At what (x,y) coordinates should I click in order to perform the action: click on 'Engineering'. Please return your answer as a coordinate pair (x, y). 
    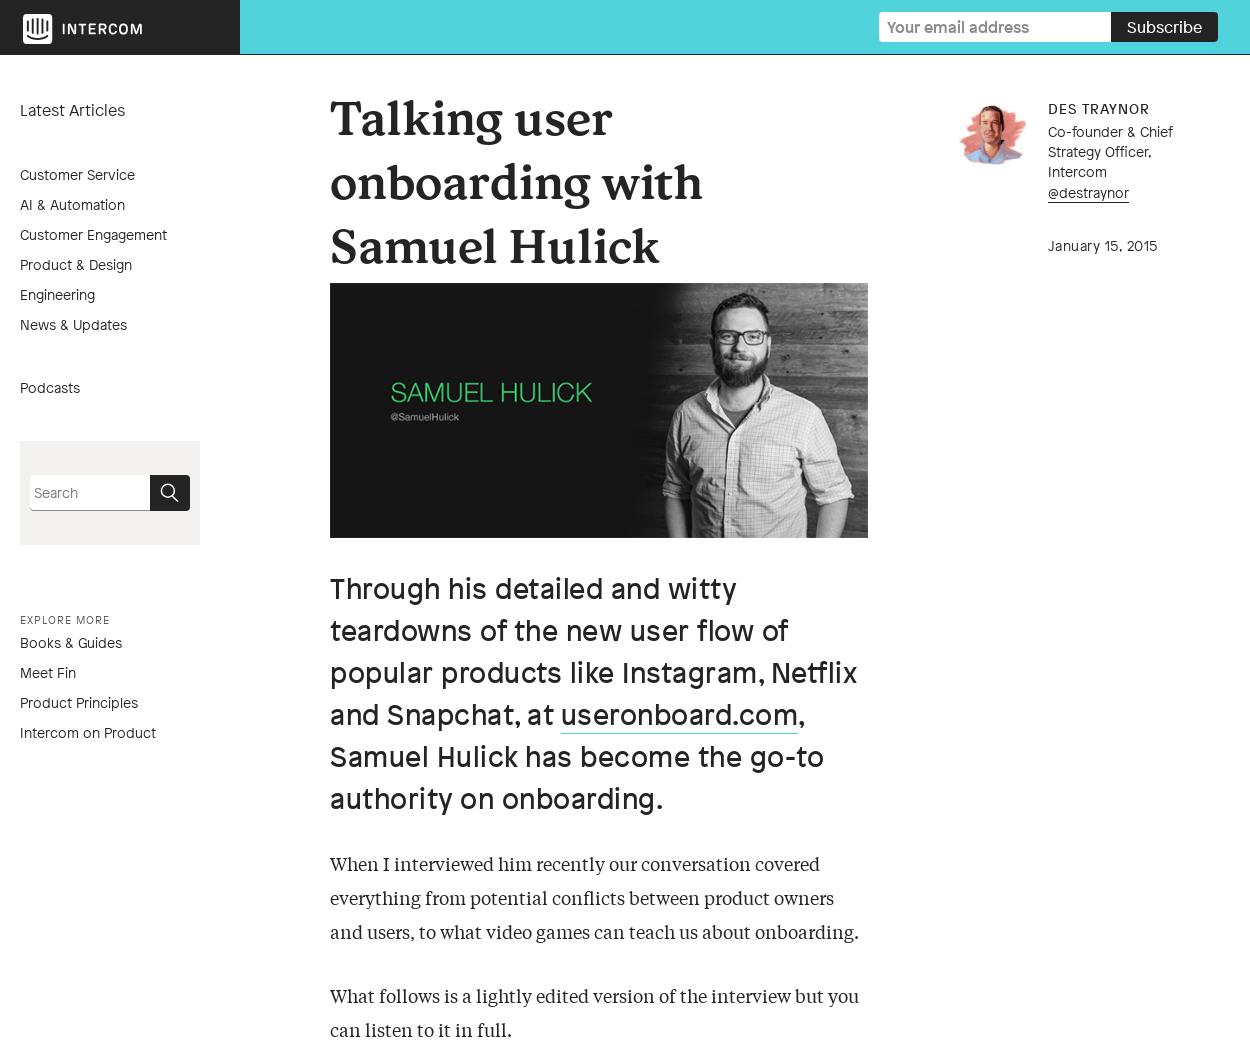
    Looking at the image, I should click on (20, 292).